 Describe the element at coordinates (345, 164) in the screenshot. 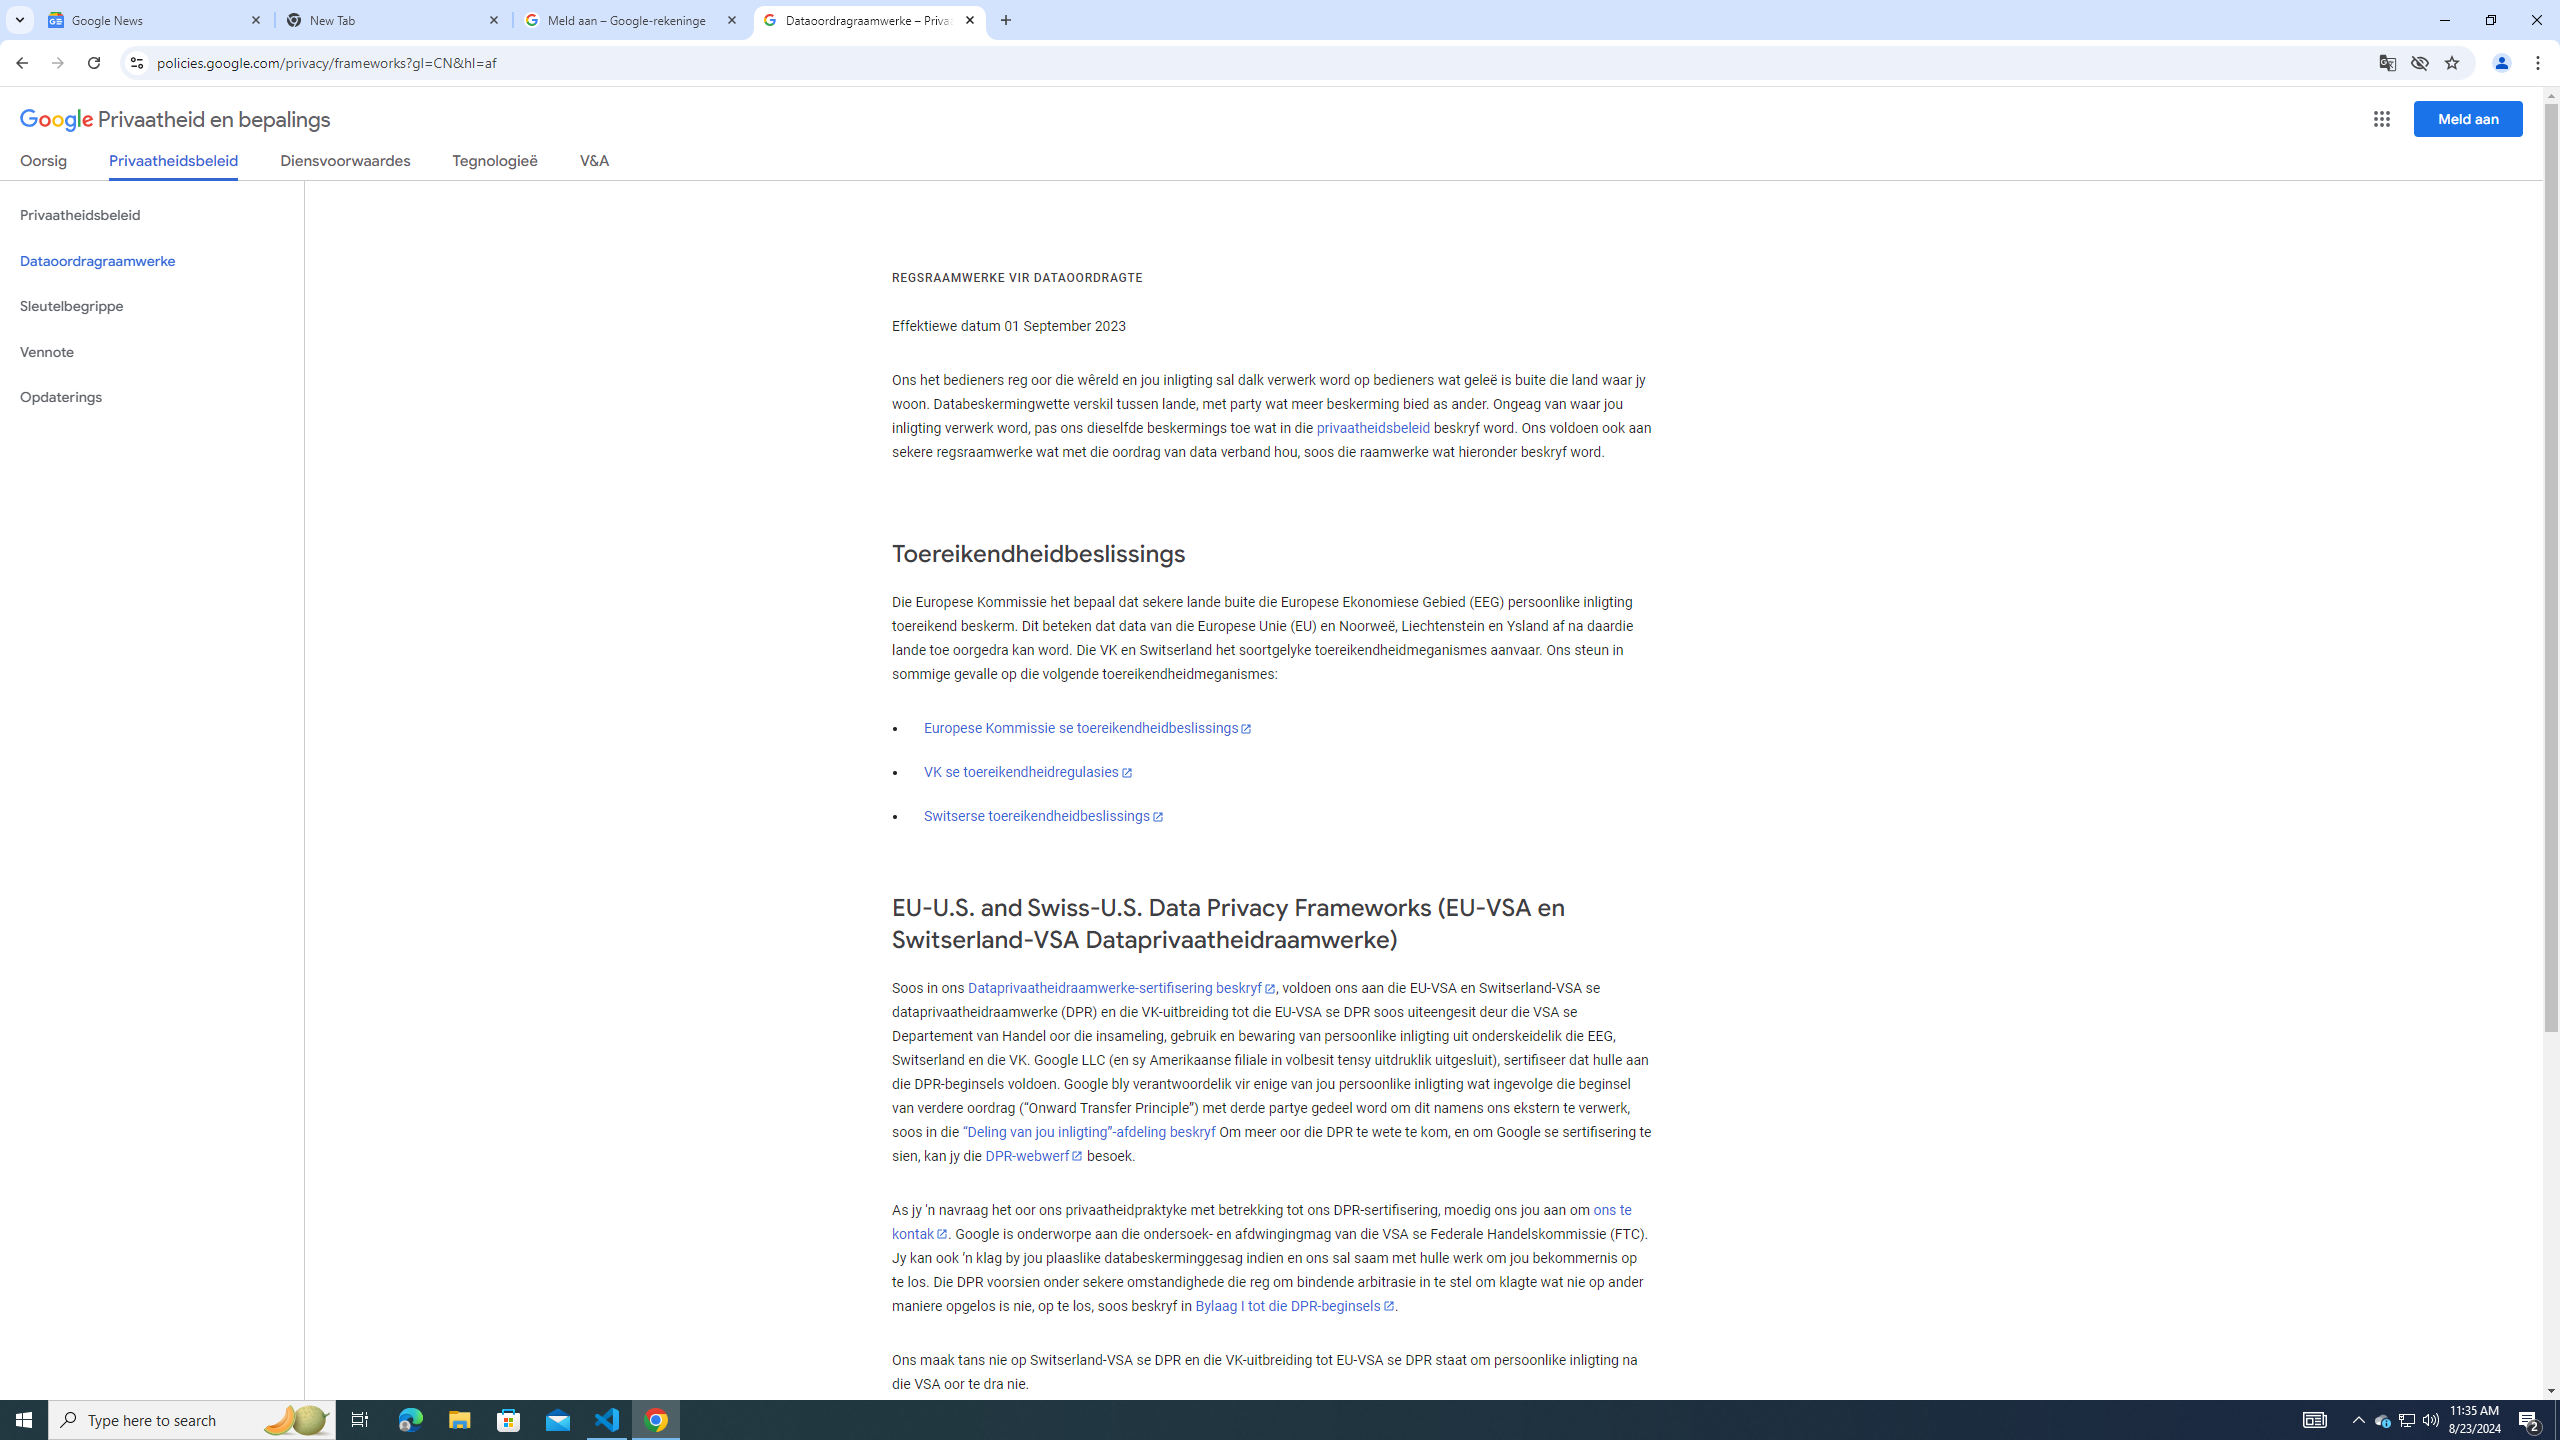

I see `'Diensvoorwaardes'` at that location.